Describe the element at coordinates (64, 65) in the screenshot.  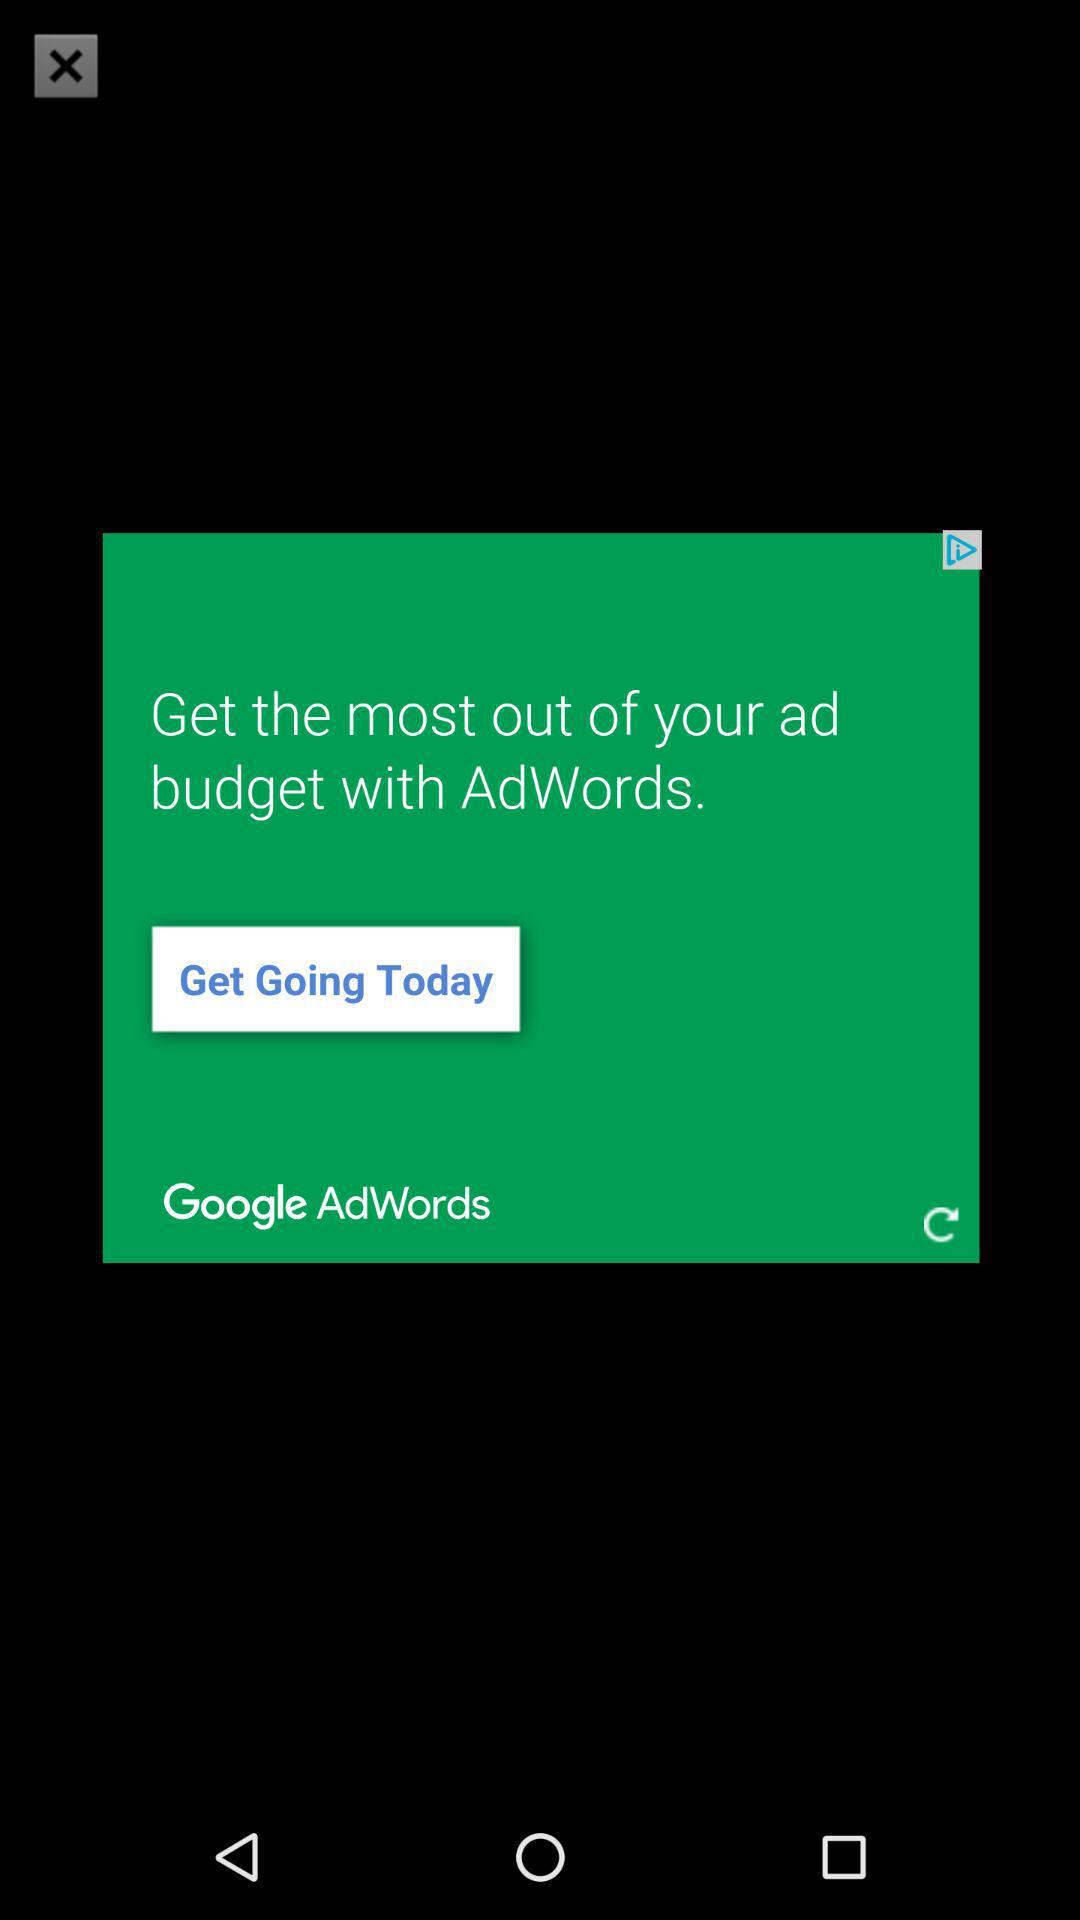
I see `icon at the top left corner` at that location.